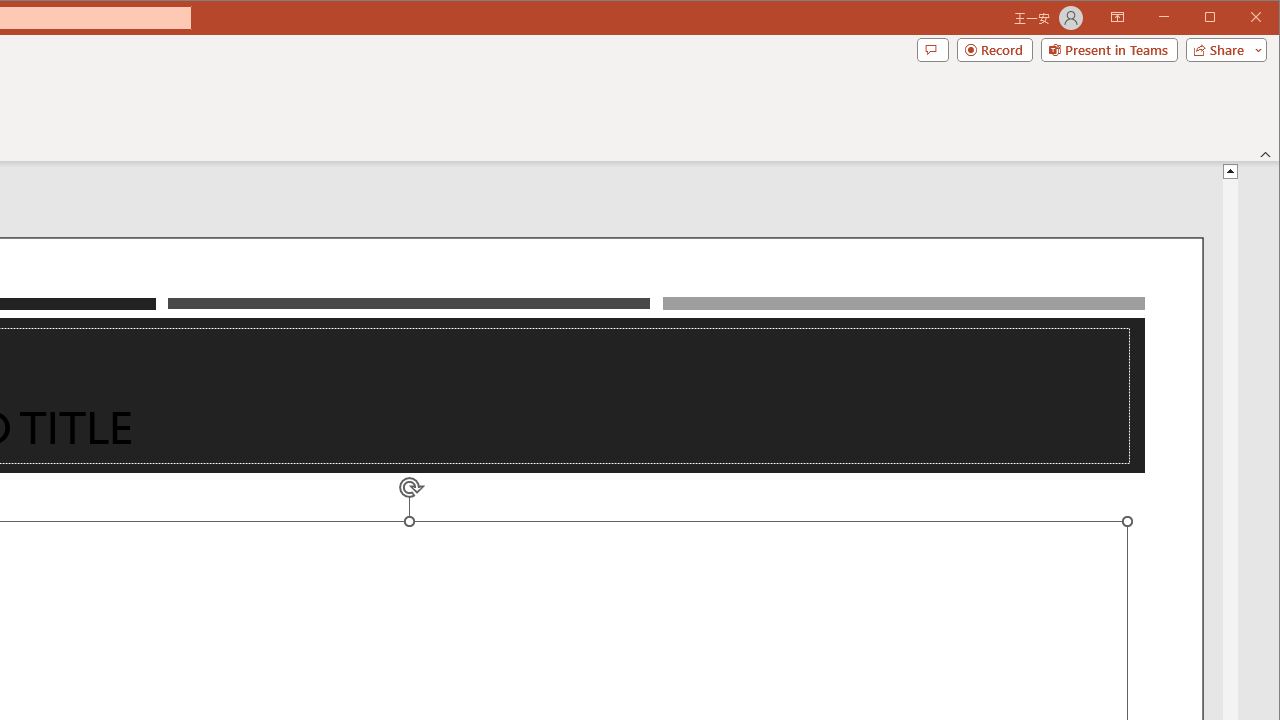  Describe the element at coordinates (1116, 18) in the screenshot. I see `'Ribbon Display Options'` at that location.